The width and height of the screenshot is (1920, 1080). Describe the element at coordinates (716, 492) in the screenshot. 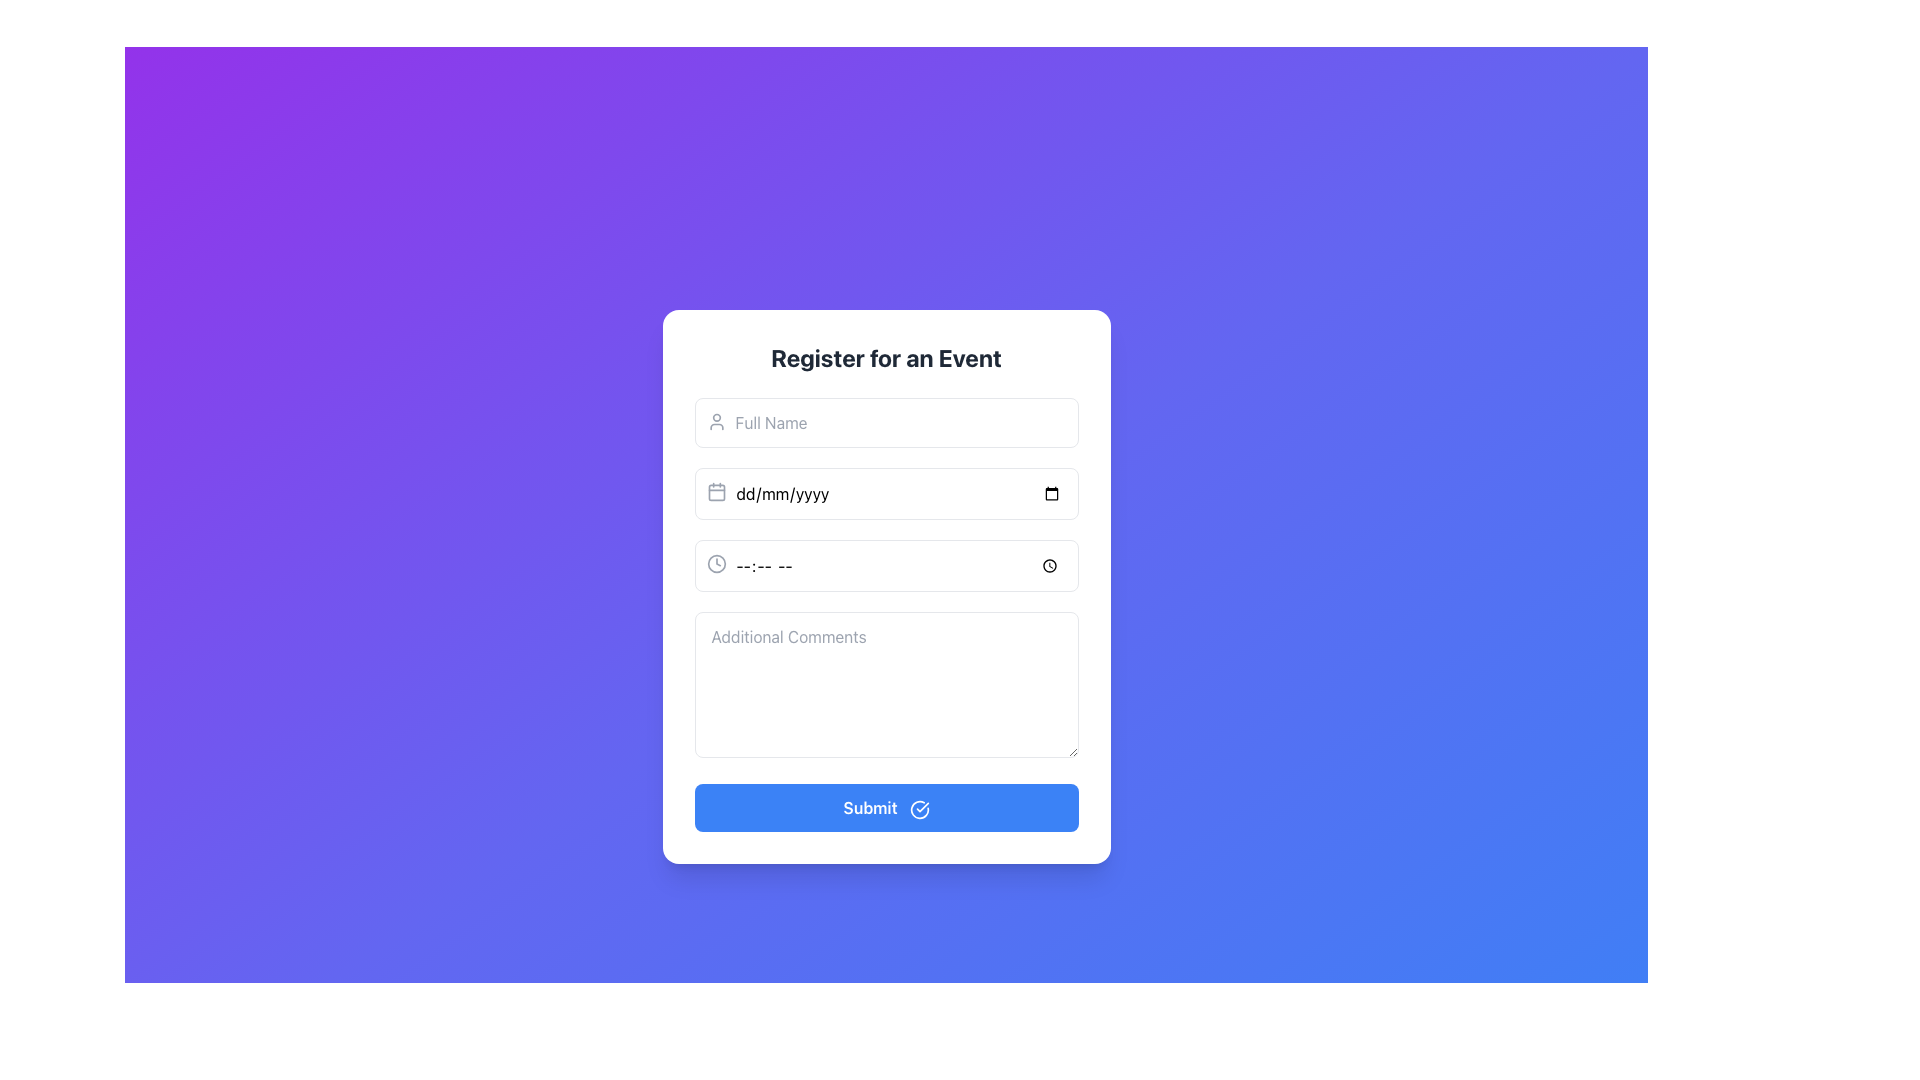

I see `the minimalist gray calendar icon located on the left inside the date input field, adjacent to the placeholder text 'dd/mm/yyyy'` at that location.